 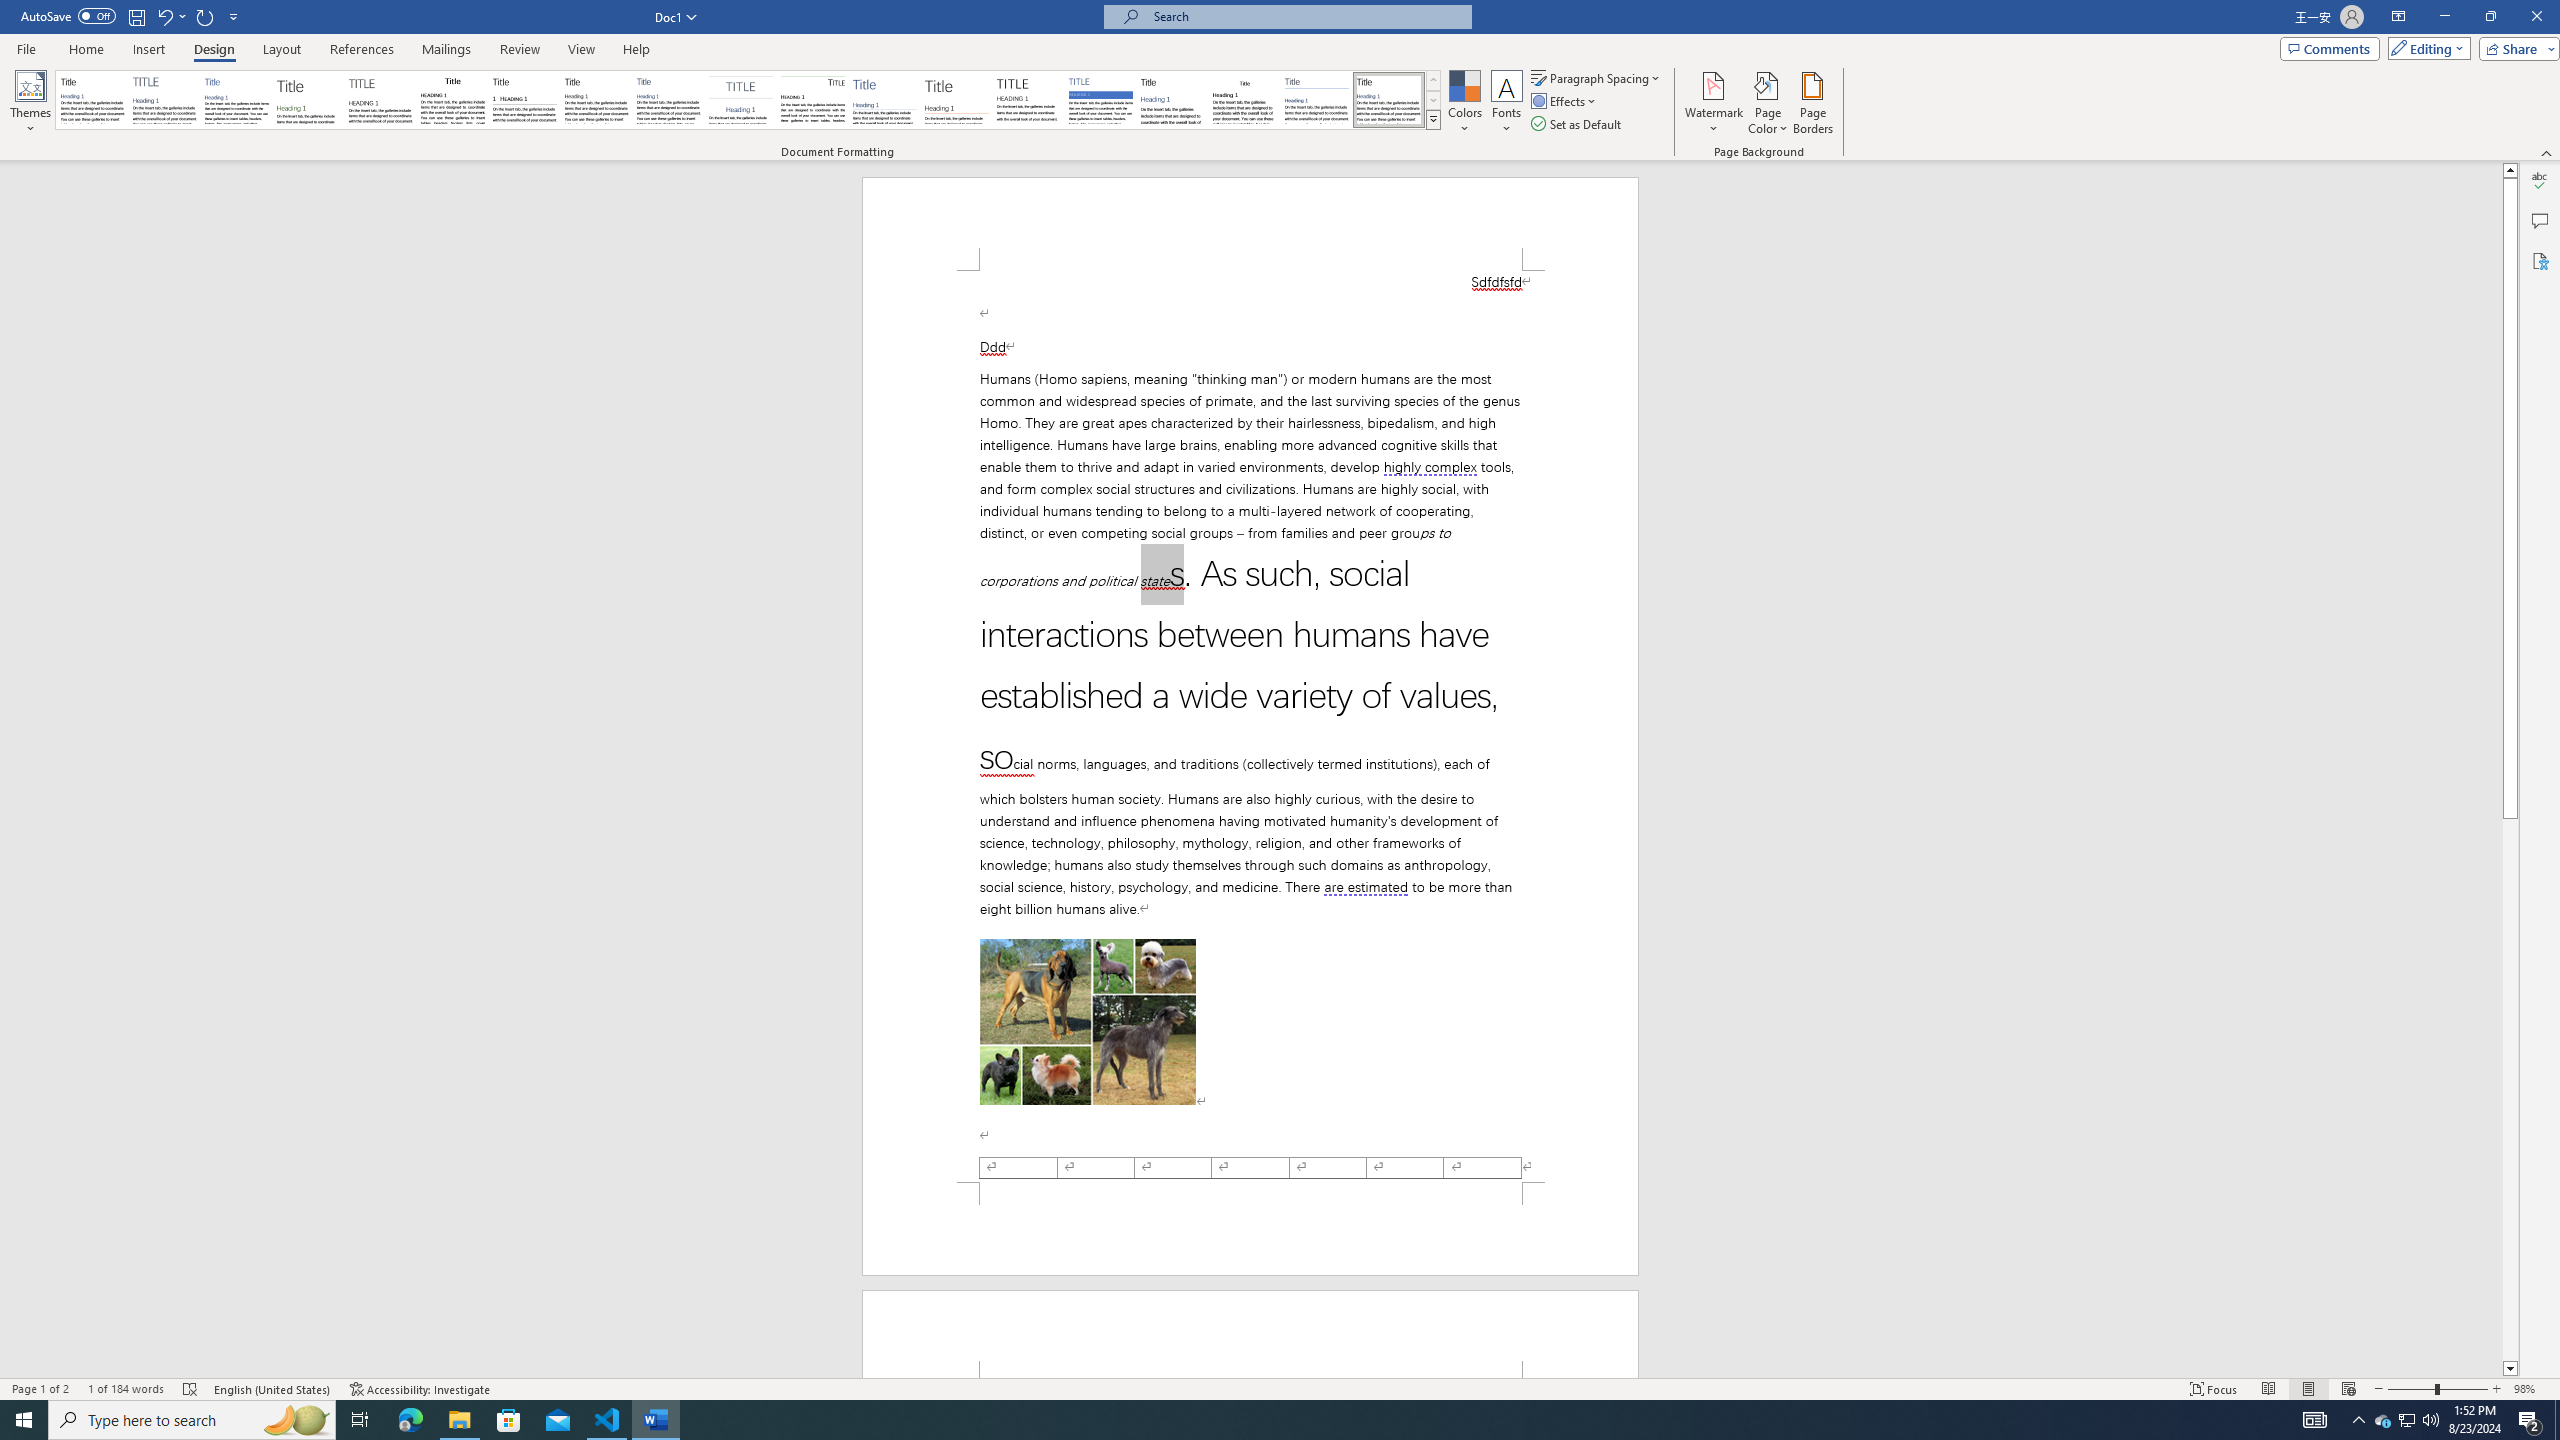 I want to click on 'Zoom', so click(x=2437, y=1389).